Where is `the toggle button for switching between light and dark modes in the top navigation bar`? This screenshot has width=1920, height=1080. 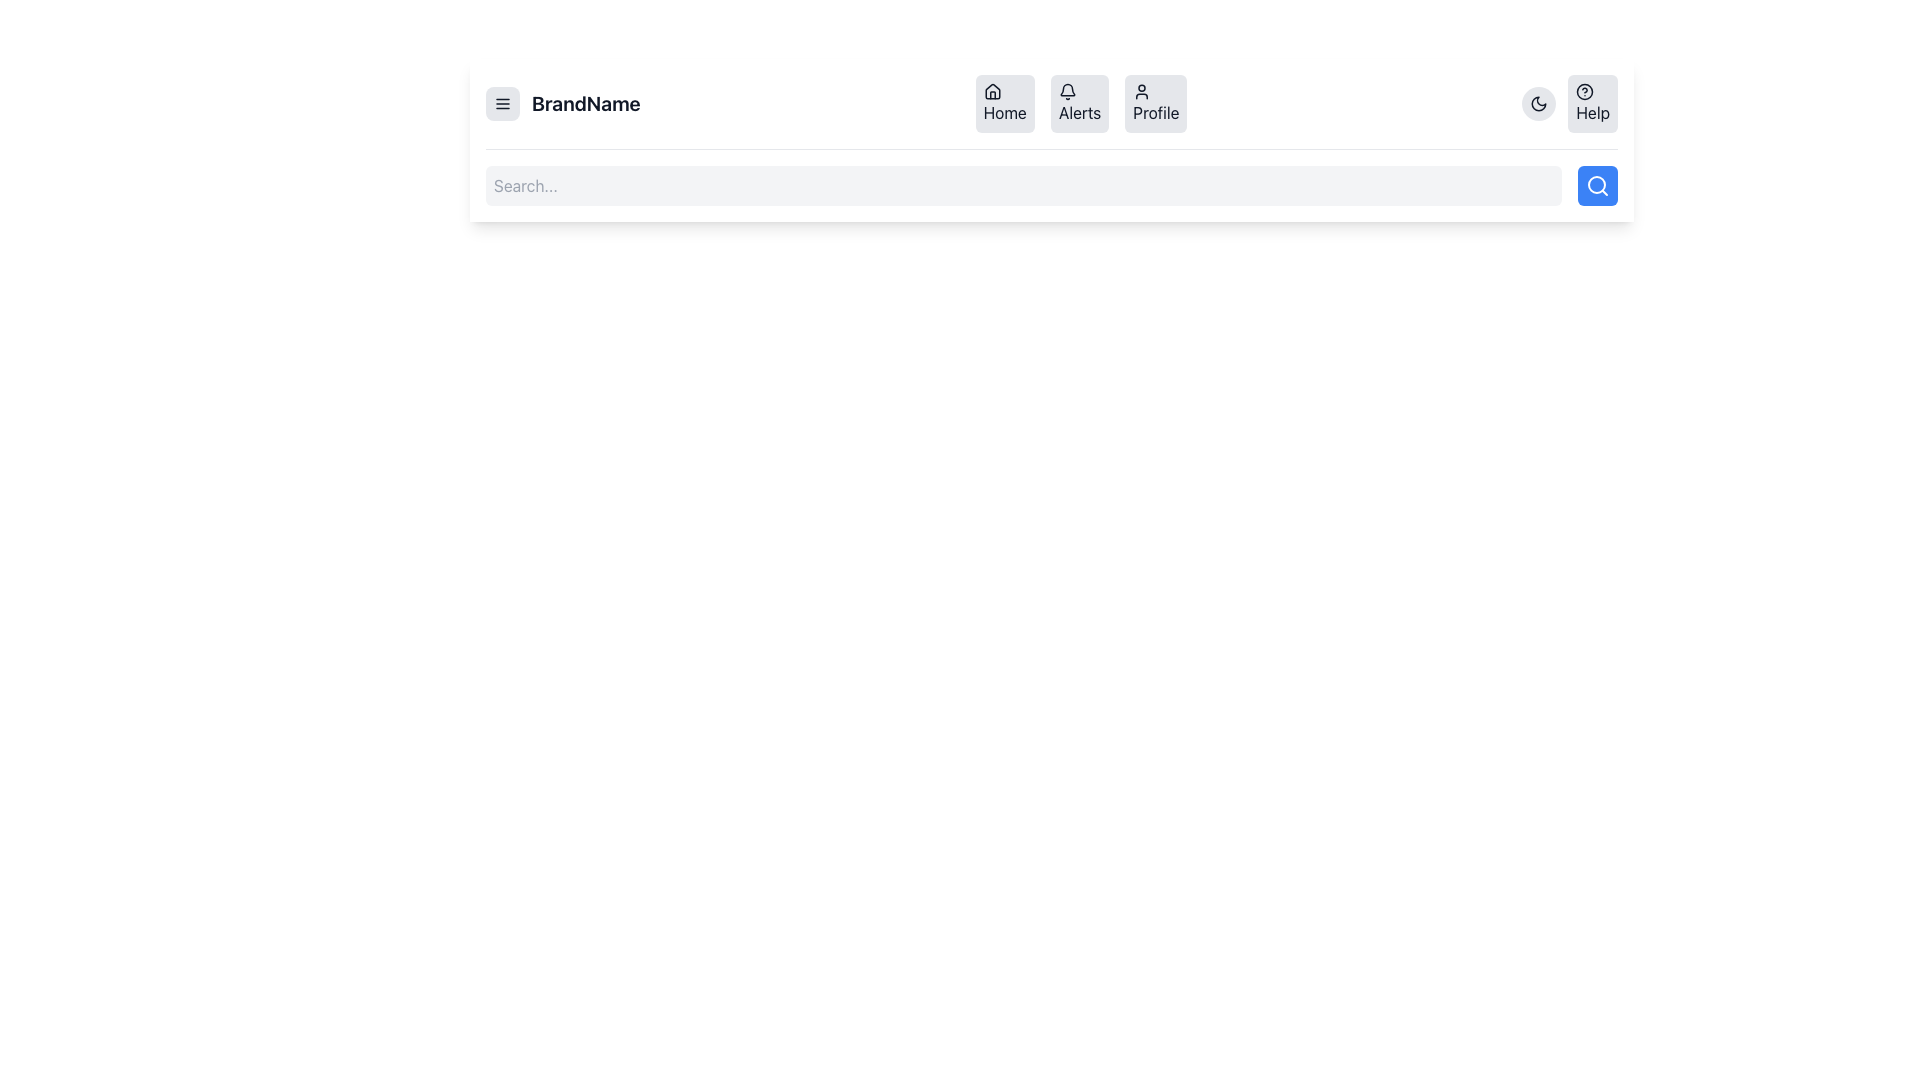
the toggle button for switching between light and dark modes in the top navigation bar is located at coordinates (1538, 104).